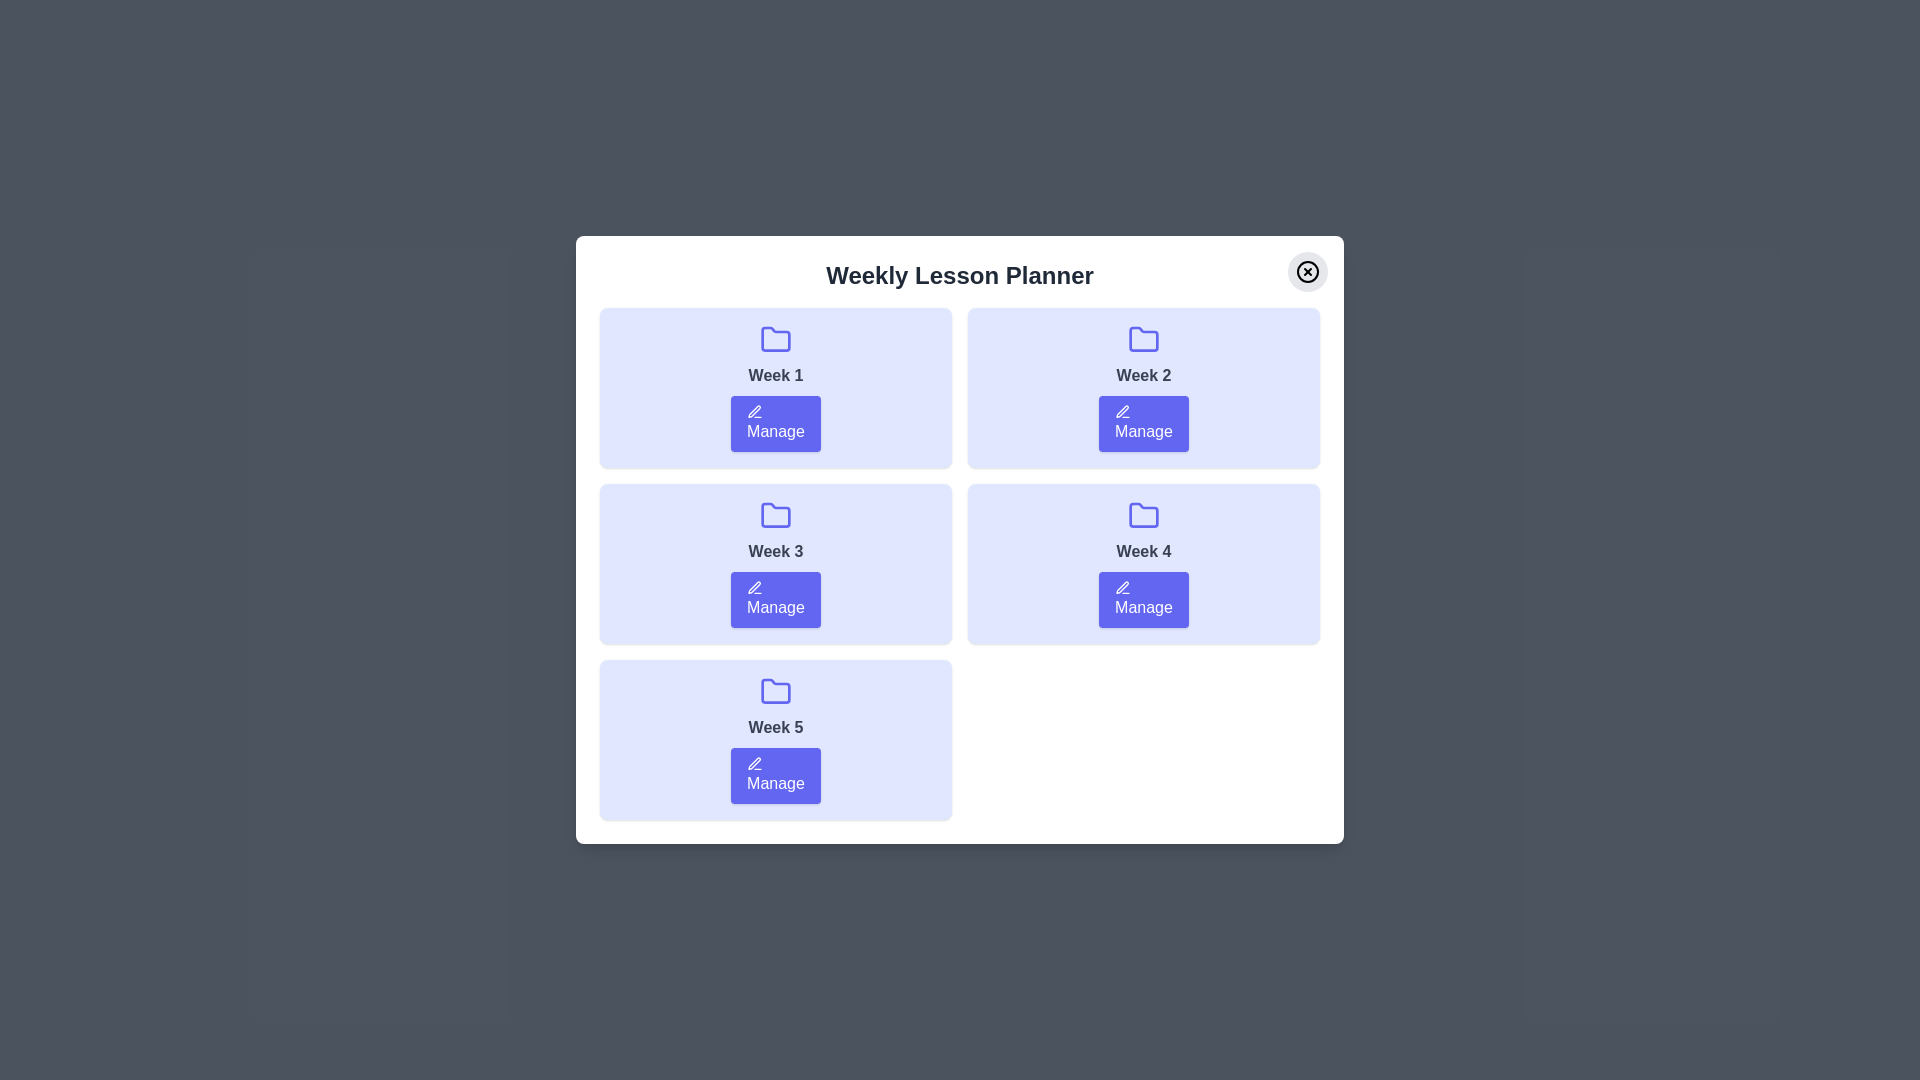 Image resolution: width=1920 pixels, height=1080 pixels. Describe the element at coordinates (775, 774) in the screenshot. I see `'Manage' button for Week 5` at that location.